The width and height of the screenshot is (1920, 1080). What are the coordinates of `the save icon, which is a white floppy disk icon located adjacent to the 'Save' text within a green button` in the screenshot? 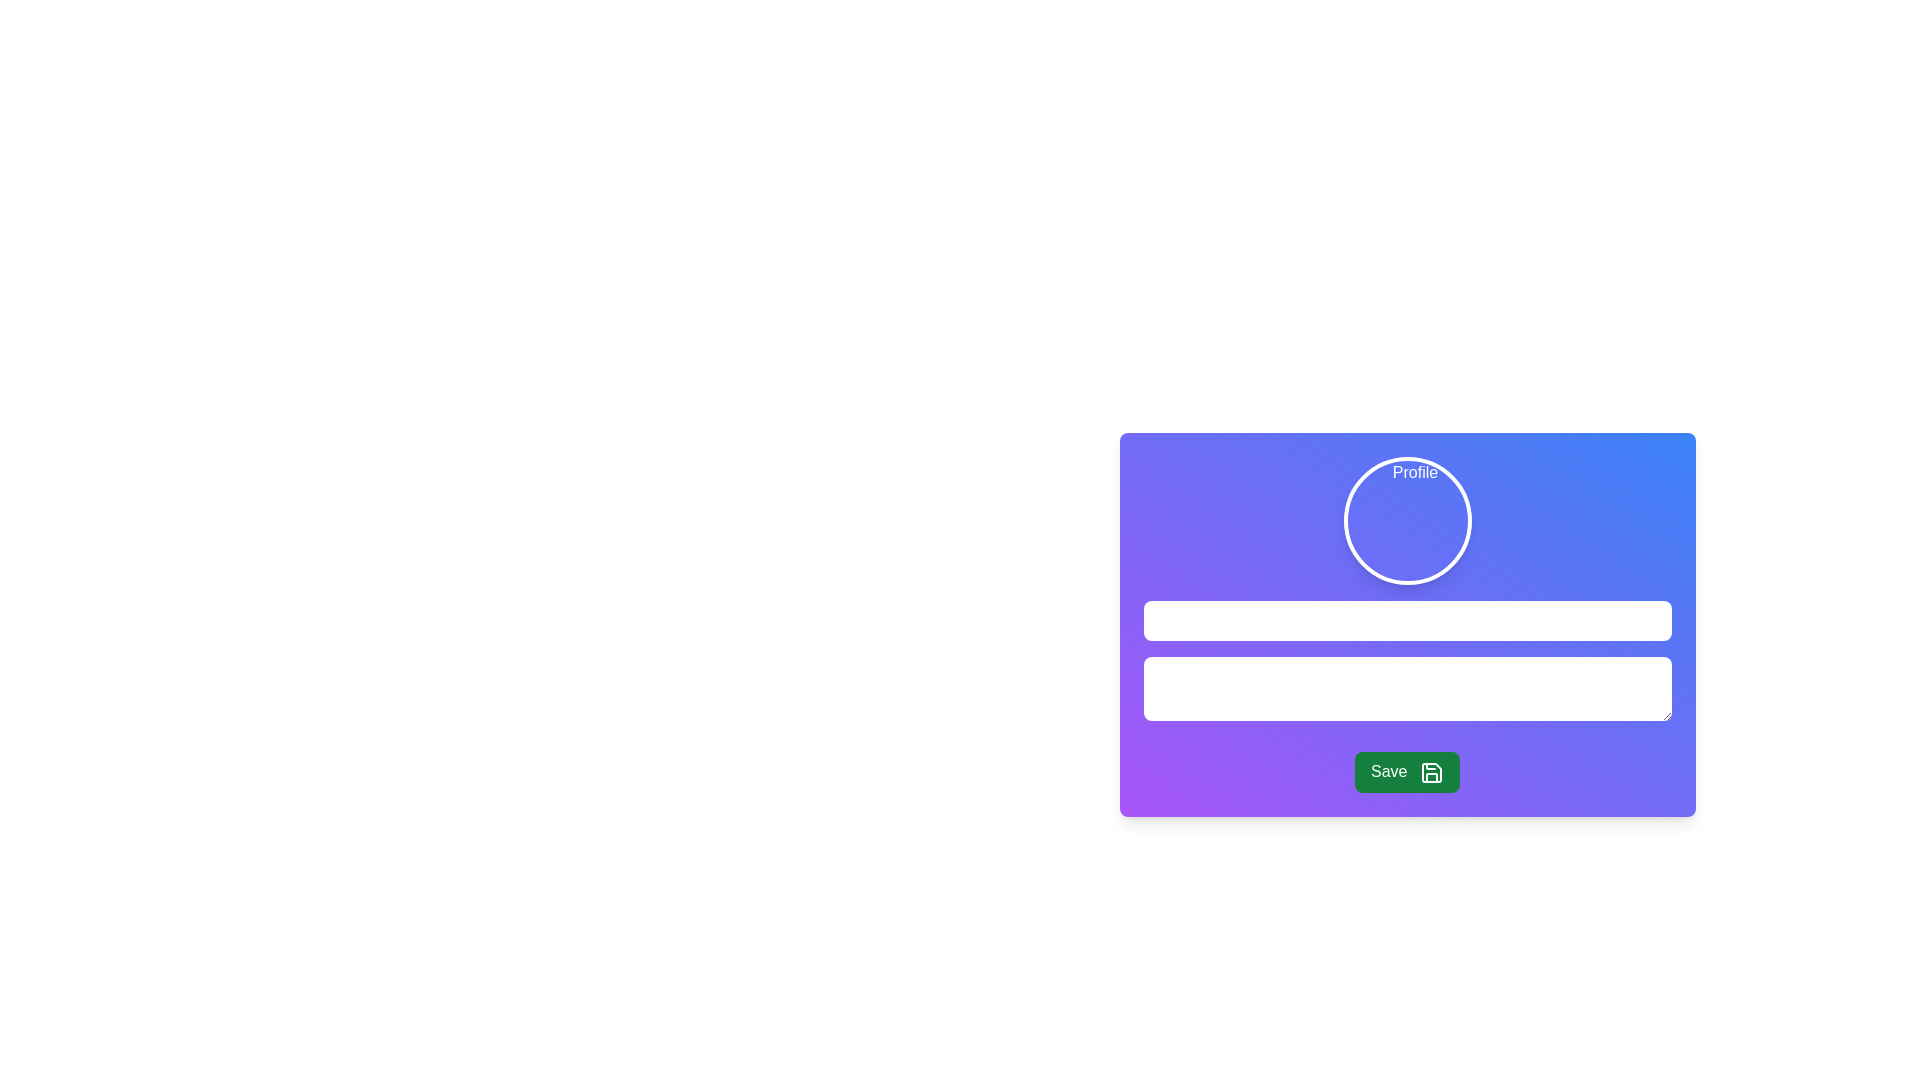 It's located at (1430, 771).